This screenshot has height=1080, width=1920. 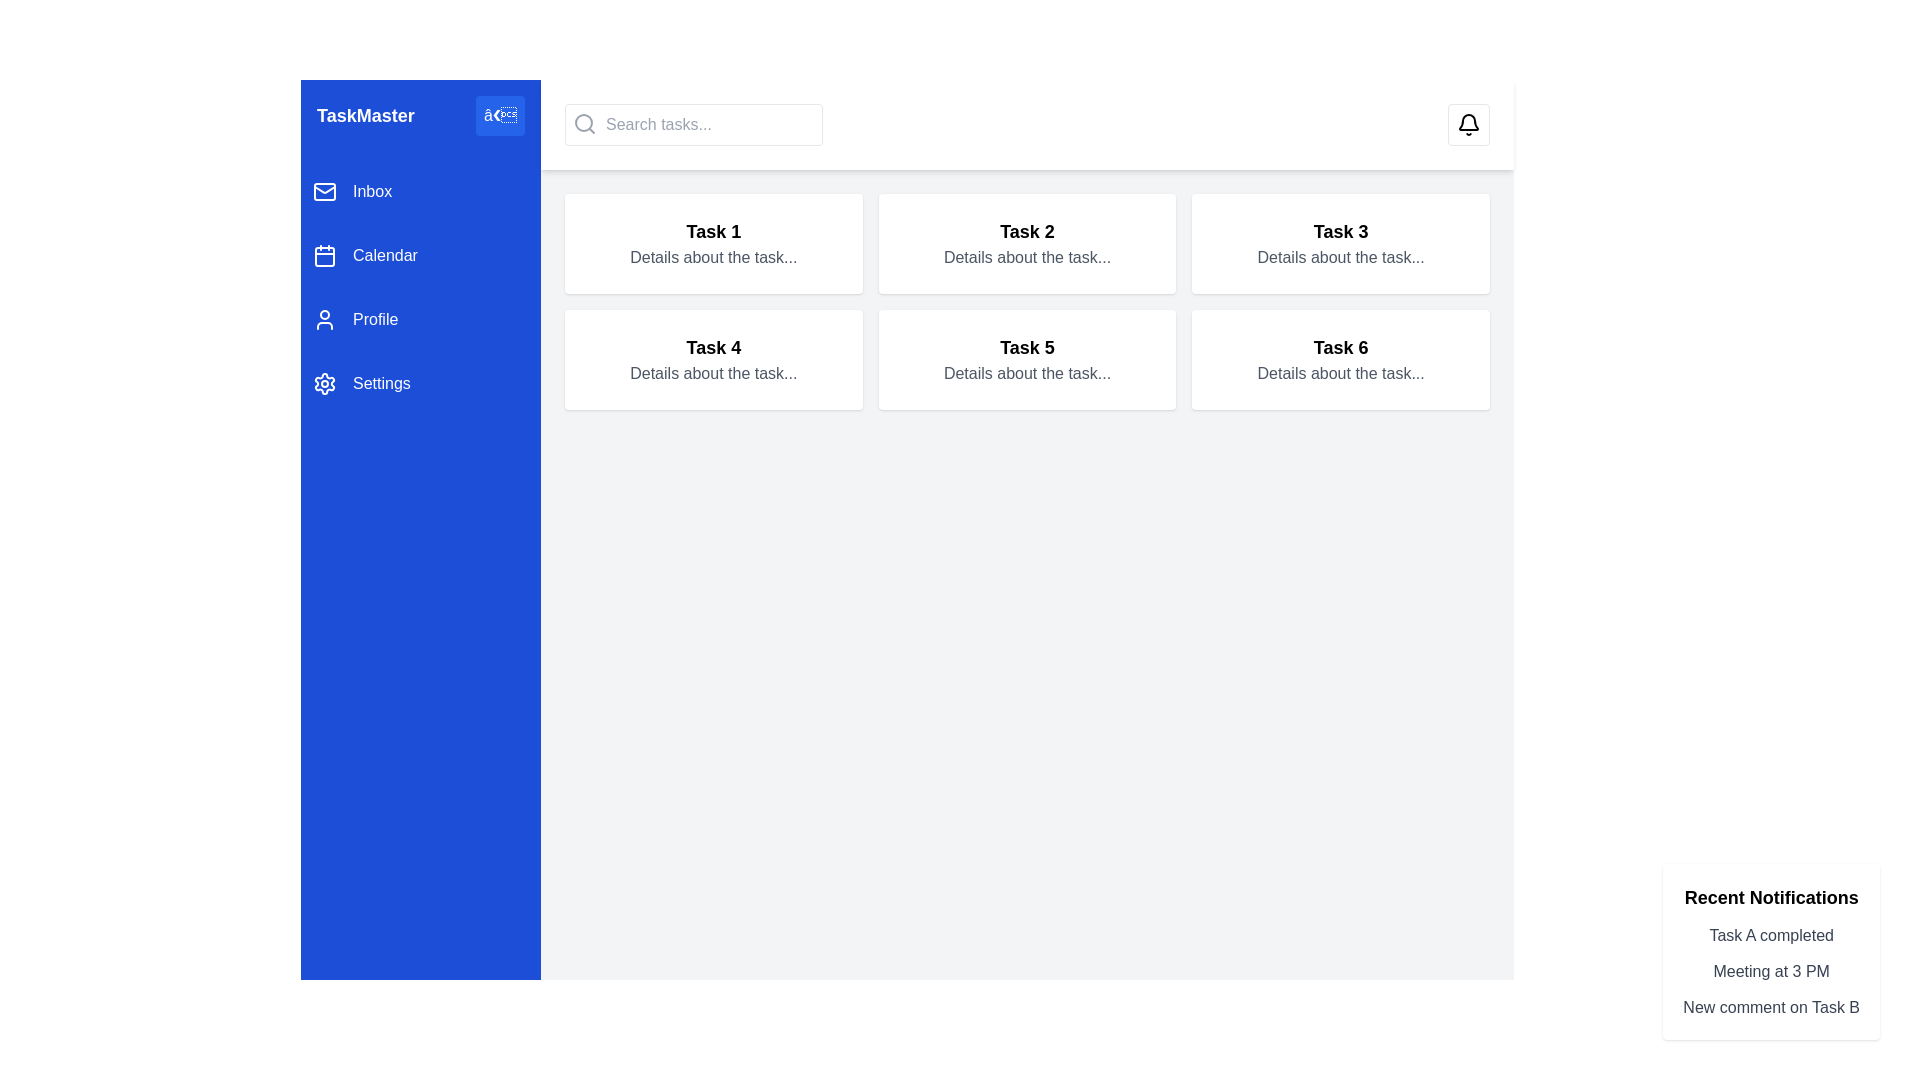 What do you see at coordinates (365, 115) in the screenshot?
I see `the 'TaskMaster' text label in the sidebar, which serves as the application's title and branding element` at bounding box center [365, 115].